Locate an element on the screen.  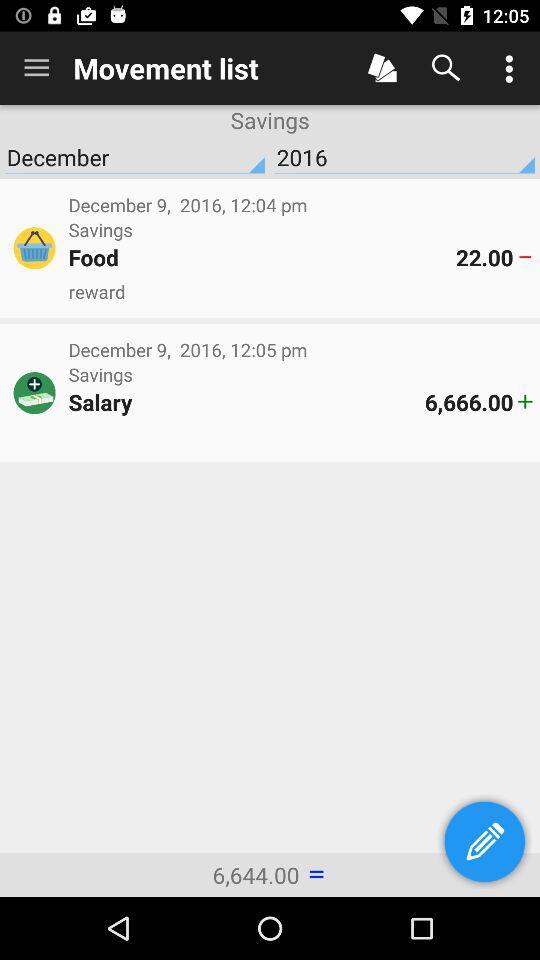
reward is located at coordinates (299, 290).